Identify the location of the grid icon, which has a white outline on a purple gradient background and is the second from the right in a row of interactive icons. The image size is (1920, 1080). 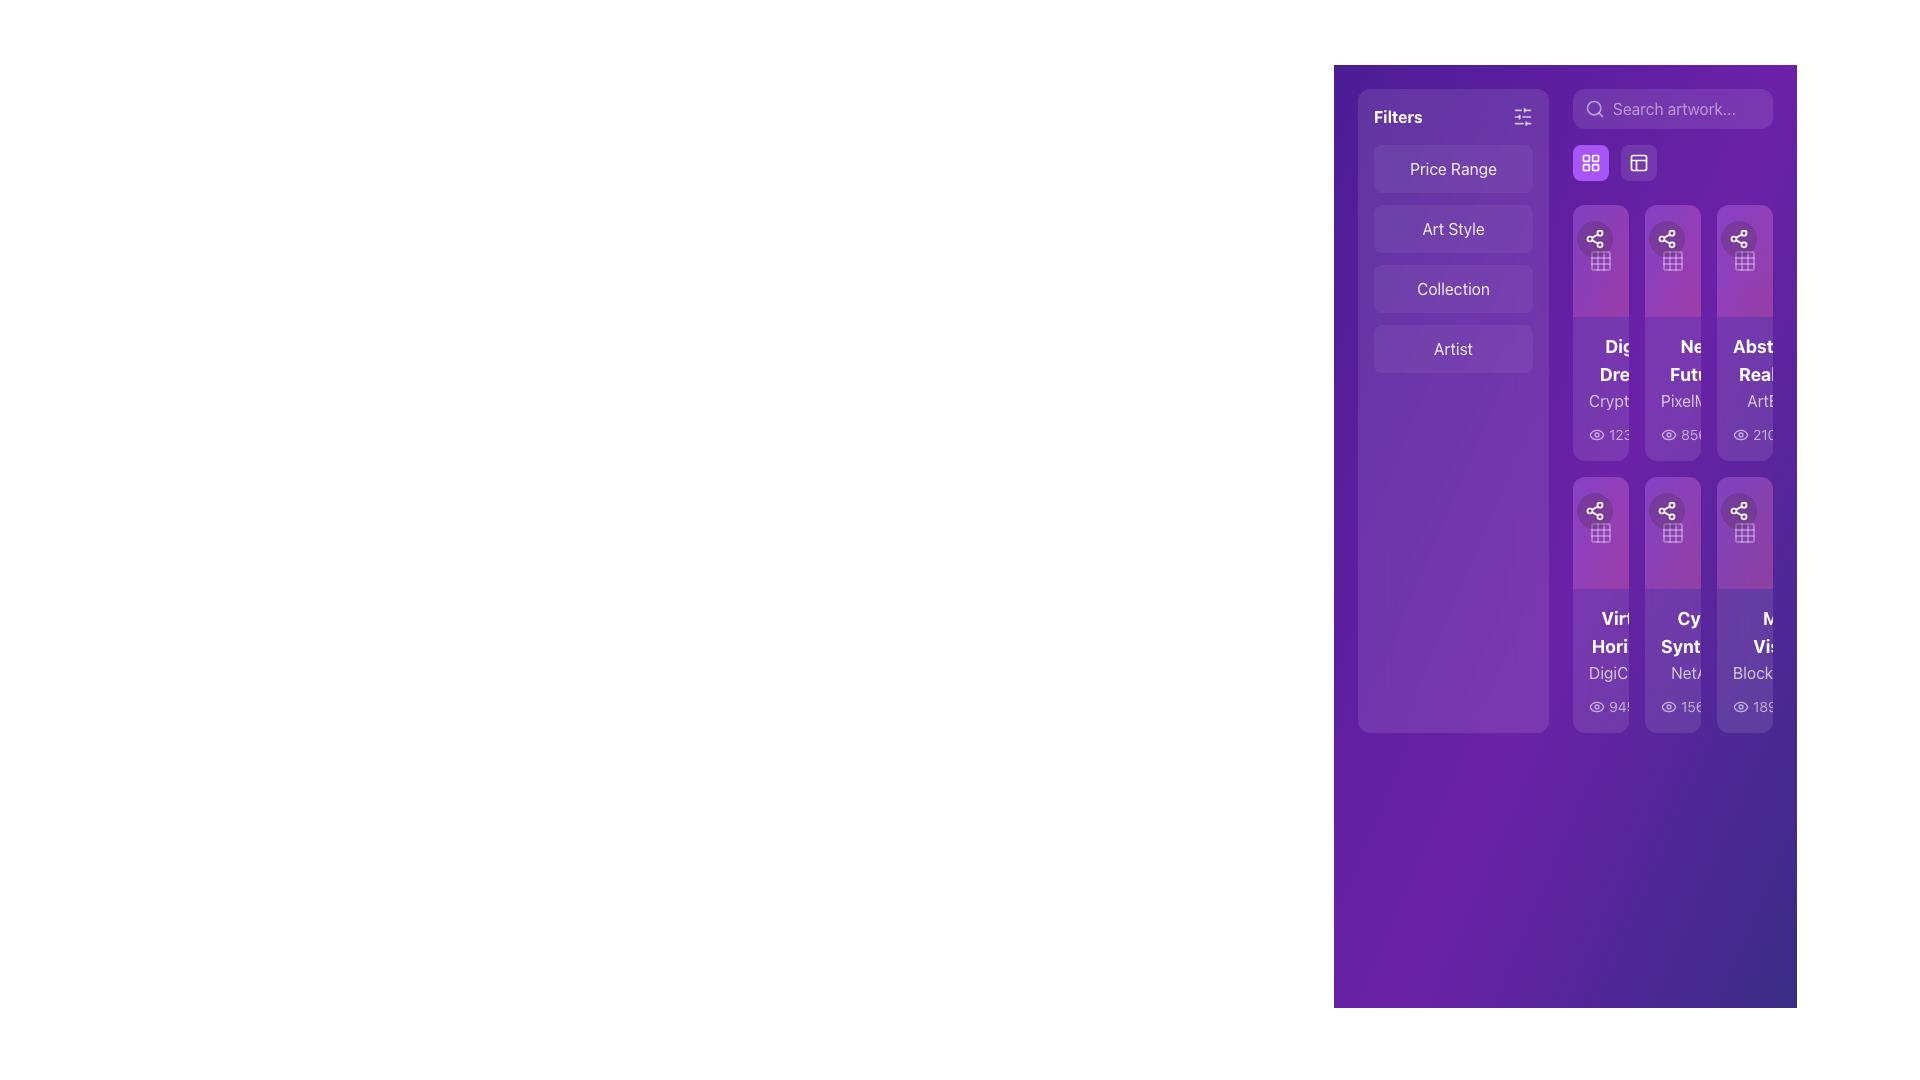
(1744, 531).